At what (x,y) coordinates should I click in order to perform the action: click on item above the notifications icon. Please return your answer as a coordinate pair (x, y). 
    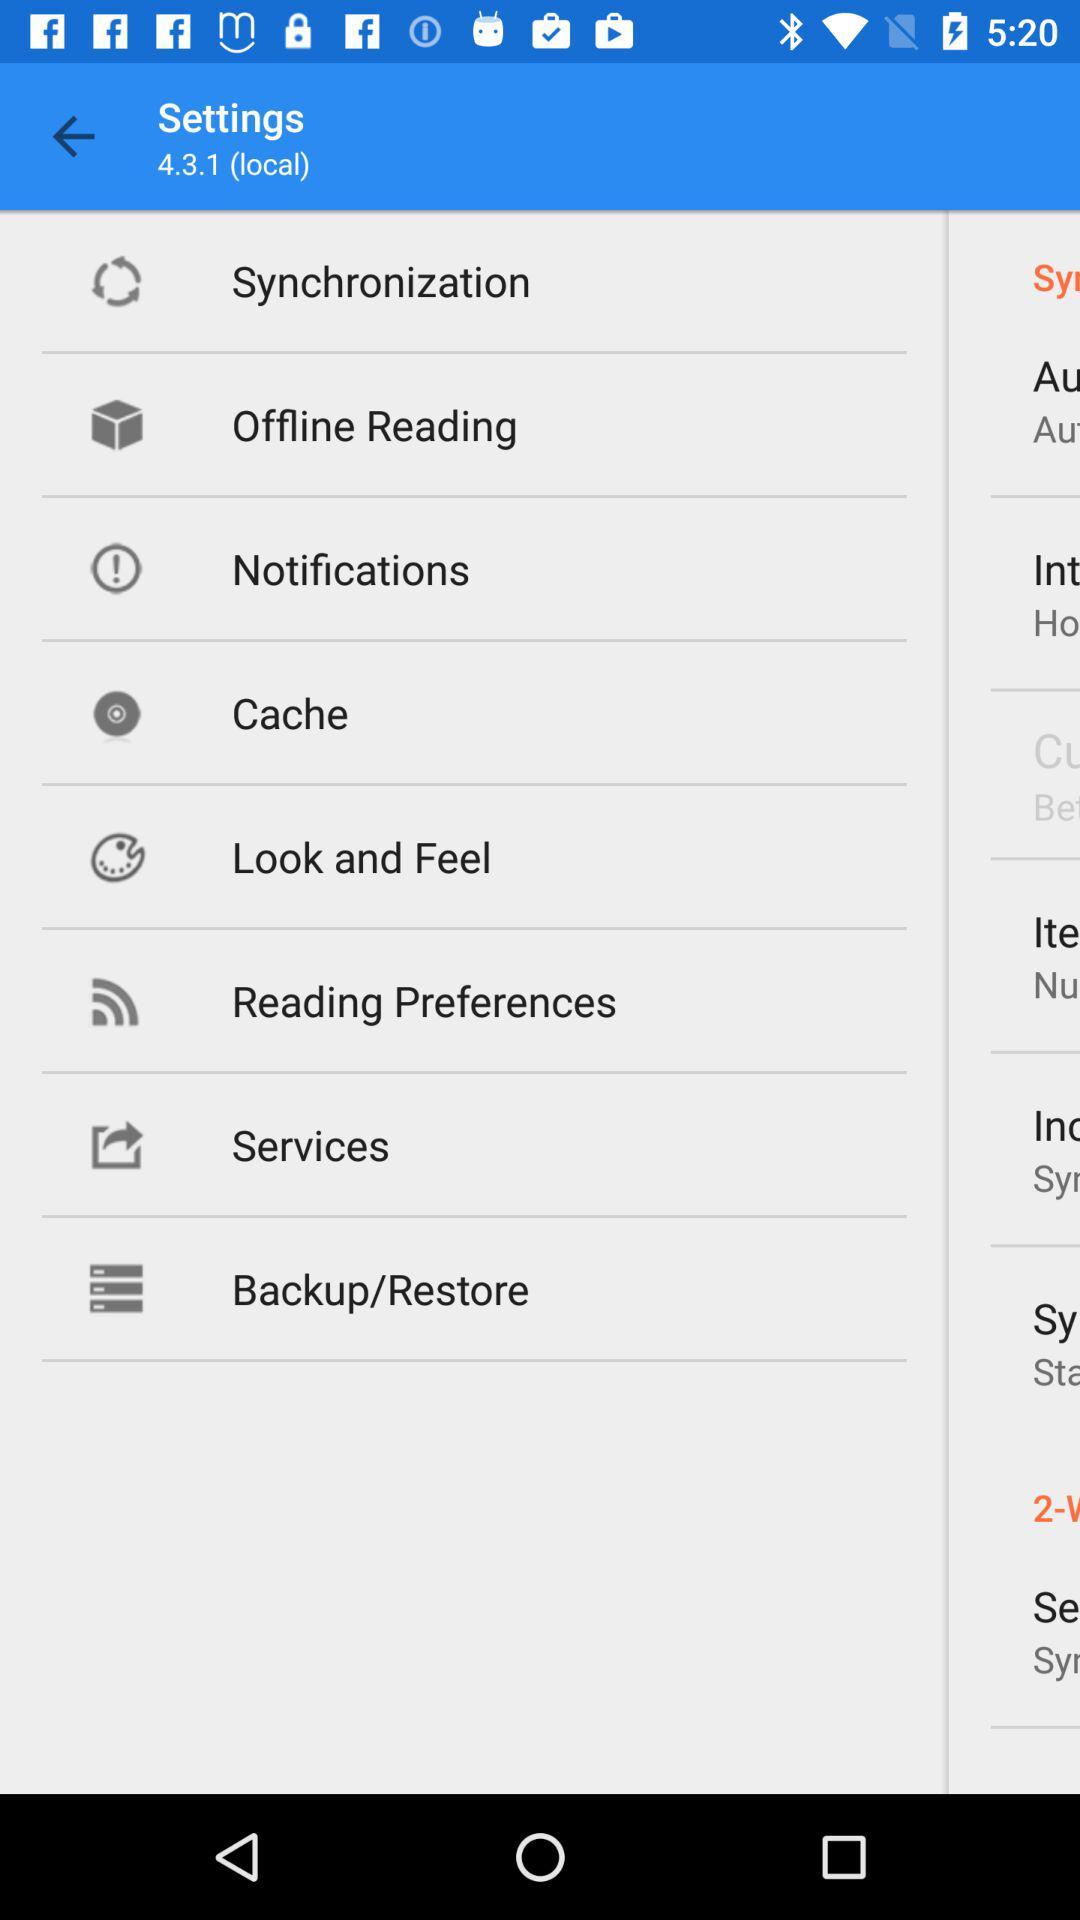
    Looking at the image, I should click on (374, 423).